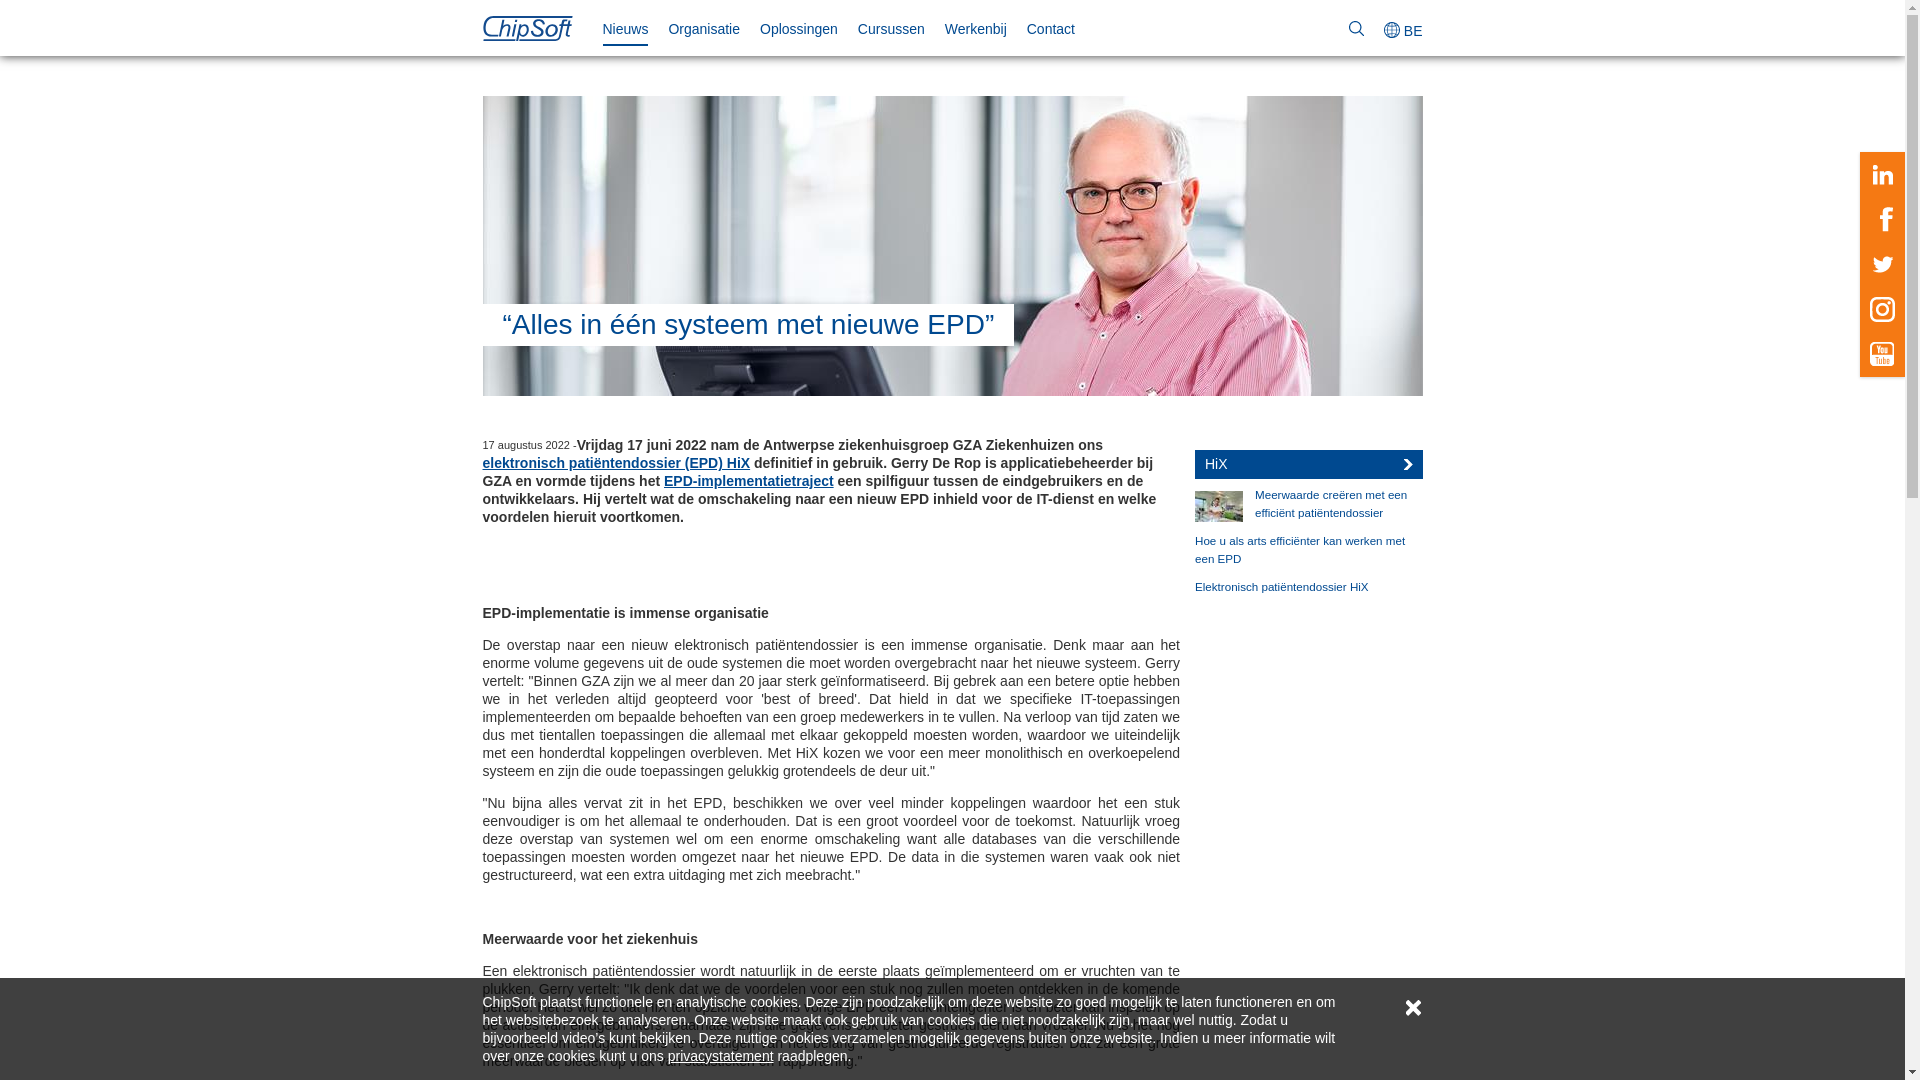  What do you see at coordinates (1050, 29) in the screenshot?
I see `'Contact'` at bounding box center [1050, 29].